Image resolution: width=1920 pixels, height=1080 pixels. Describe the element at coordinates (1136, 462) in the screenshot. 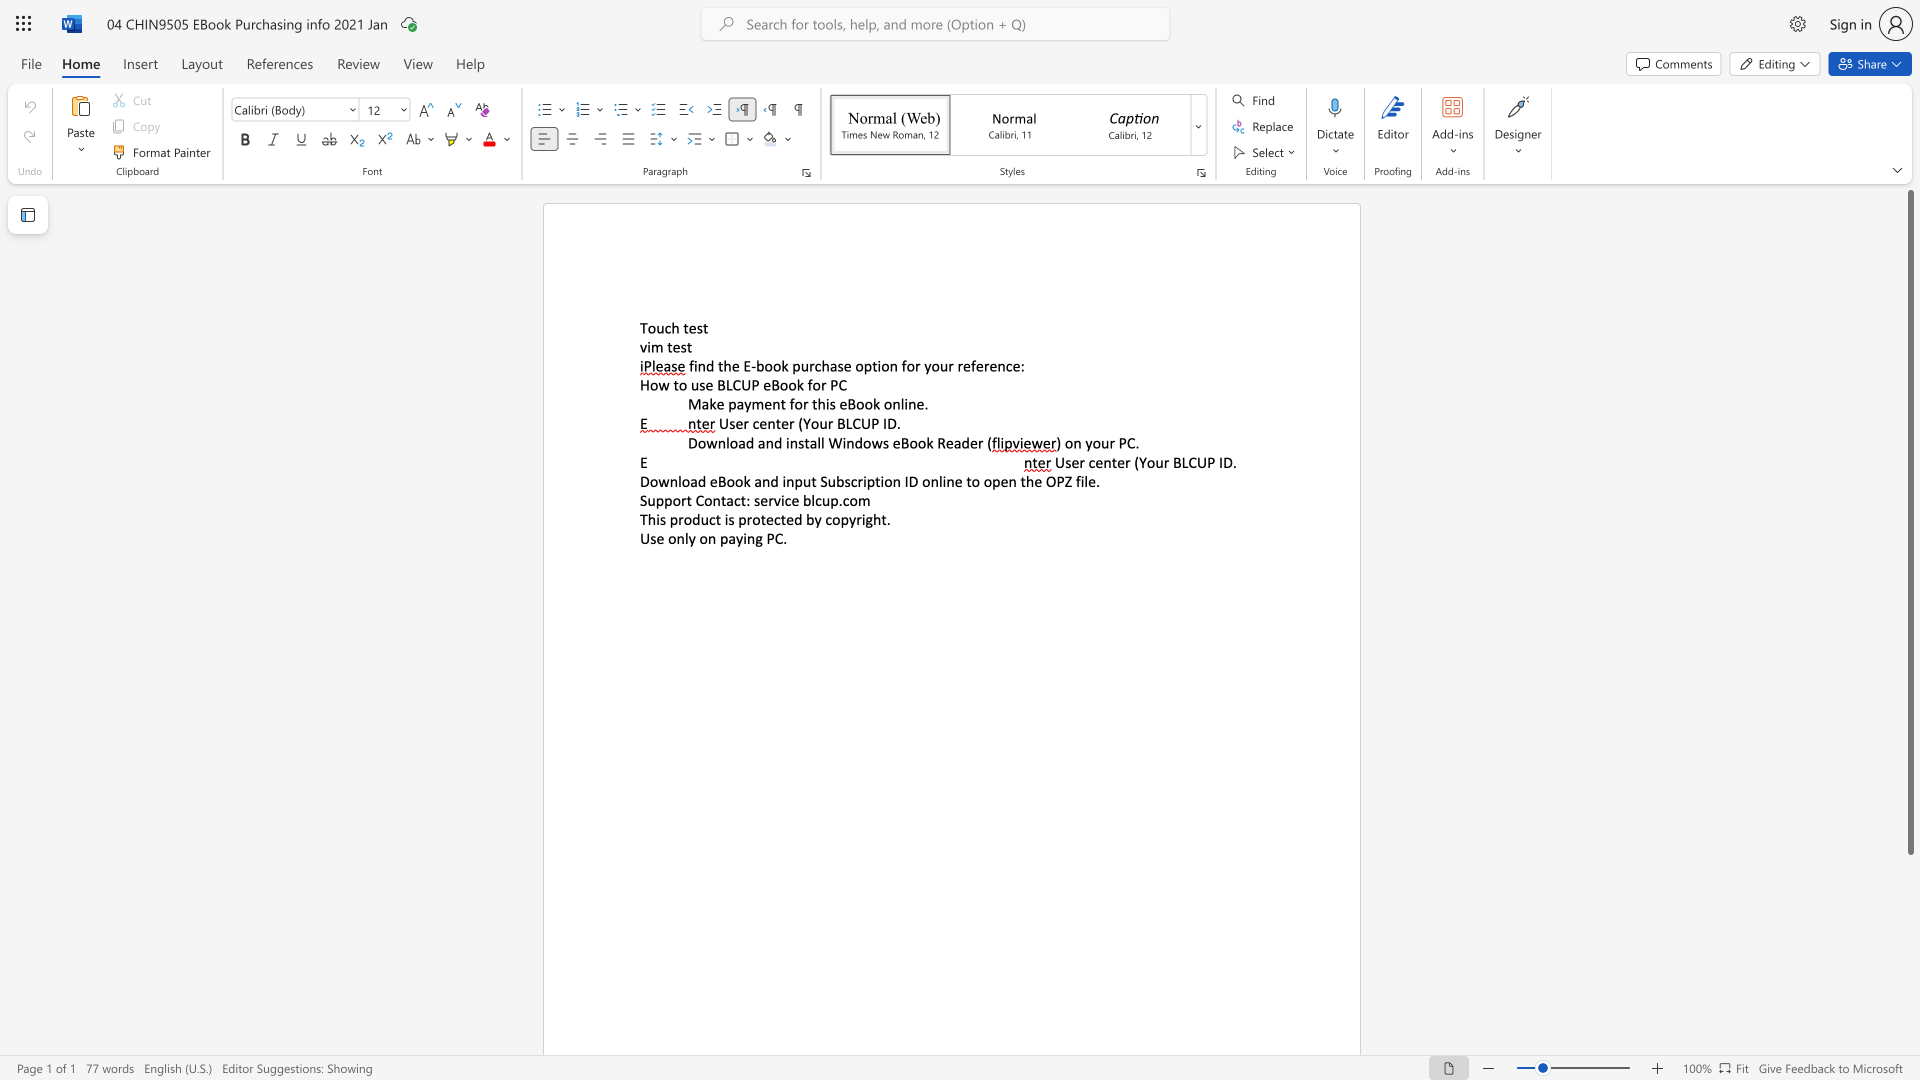

I see `the 1th character "(" in the text` at that location.